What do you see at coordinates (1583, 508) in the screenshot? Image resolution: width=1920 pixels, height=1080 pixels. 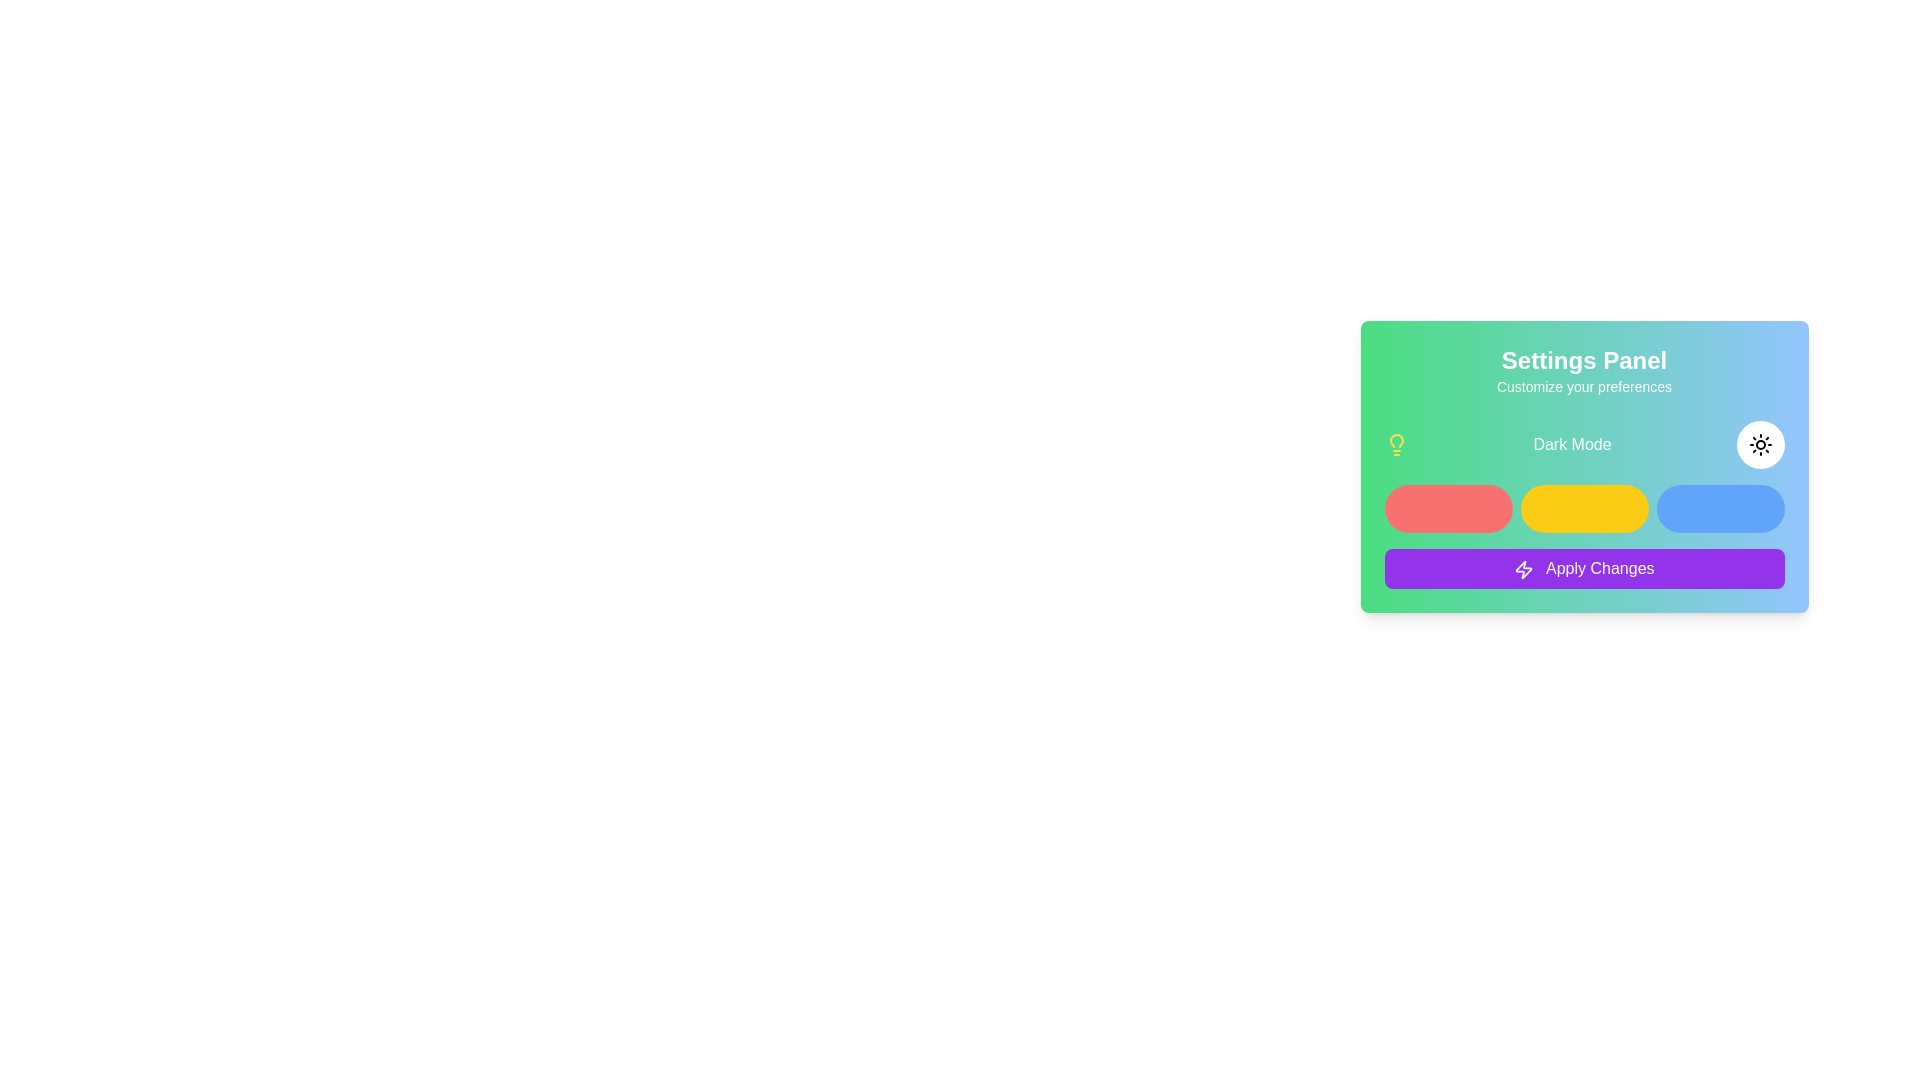 I see `the bright yellow rectangular button with rounded edges located in the center row of the settings panel, which is the second button among three` at bounding box center [1583, 508].